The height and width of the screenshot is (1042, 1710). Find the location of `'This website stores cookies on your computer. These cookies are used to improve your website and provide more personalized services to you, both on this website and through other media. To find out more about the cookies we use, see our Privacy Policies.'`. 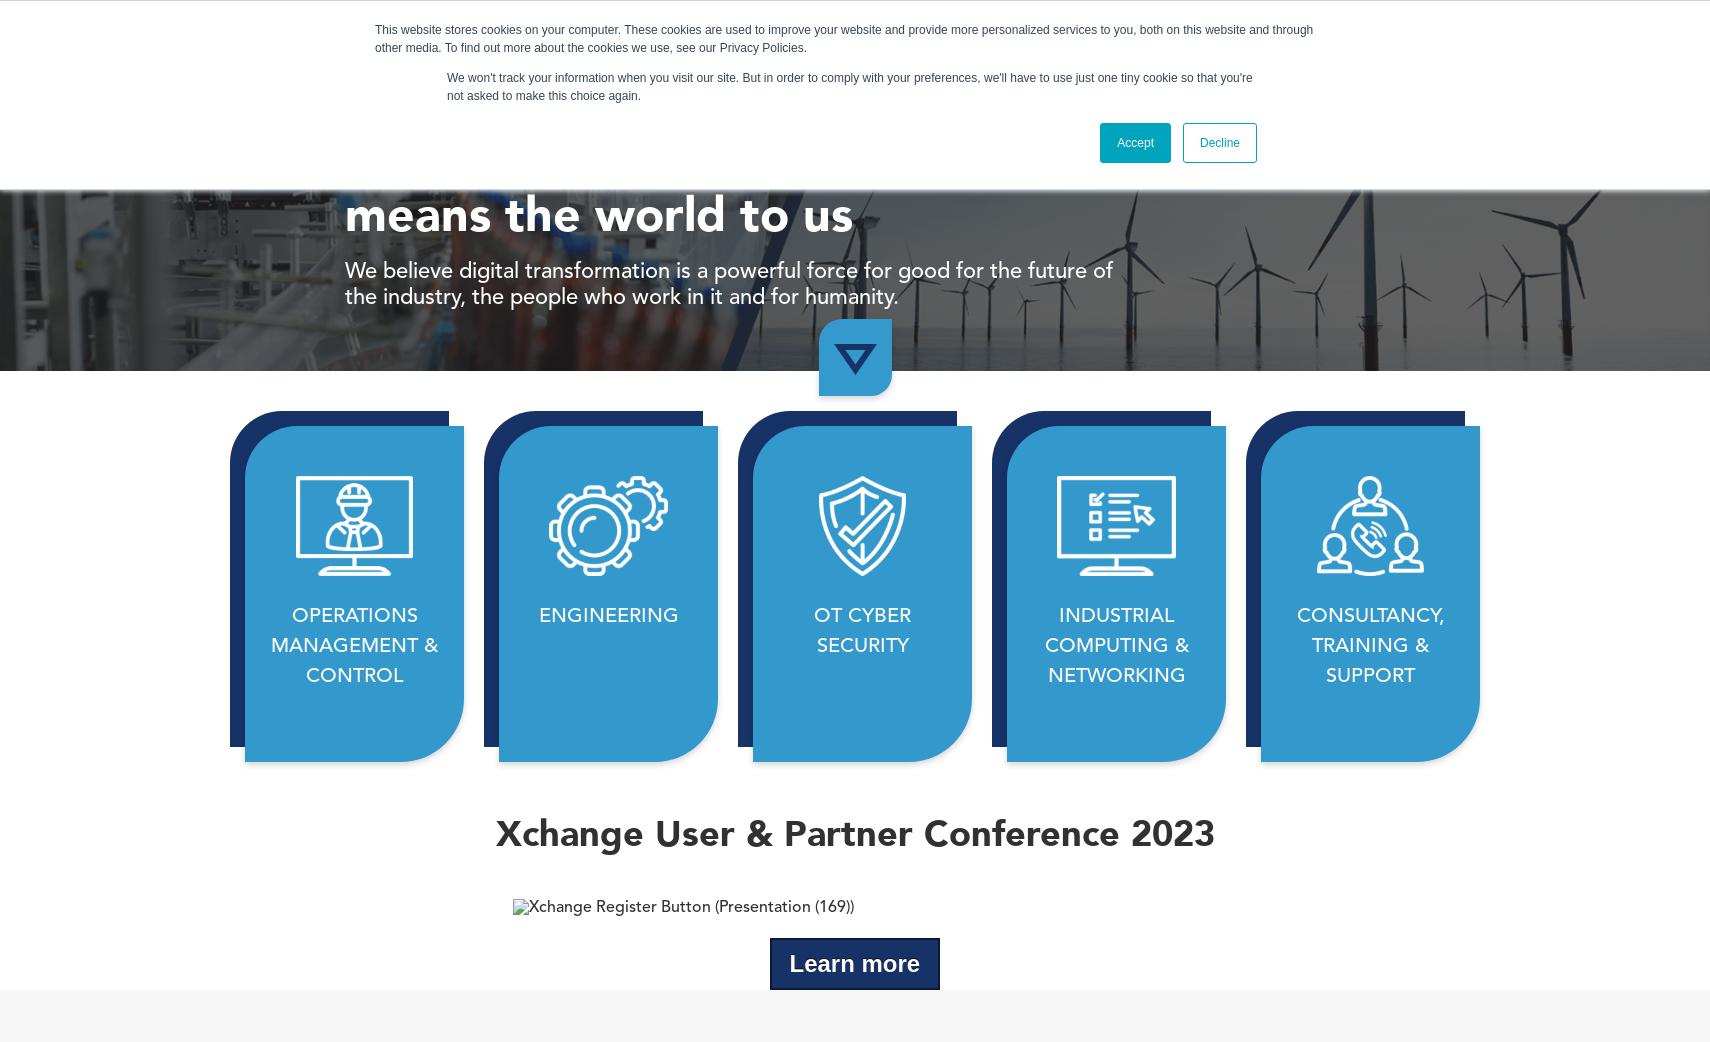

'This website stores cookies on your computer. These cookies are used to improve your website and provide more personalized services to you, both on this website and through other media. To find out more about the cookies we use, see our Privacy Policies.' is located at coordinates (844, 37).